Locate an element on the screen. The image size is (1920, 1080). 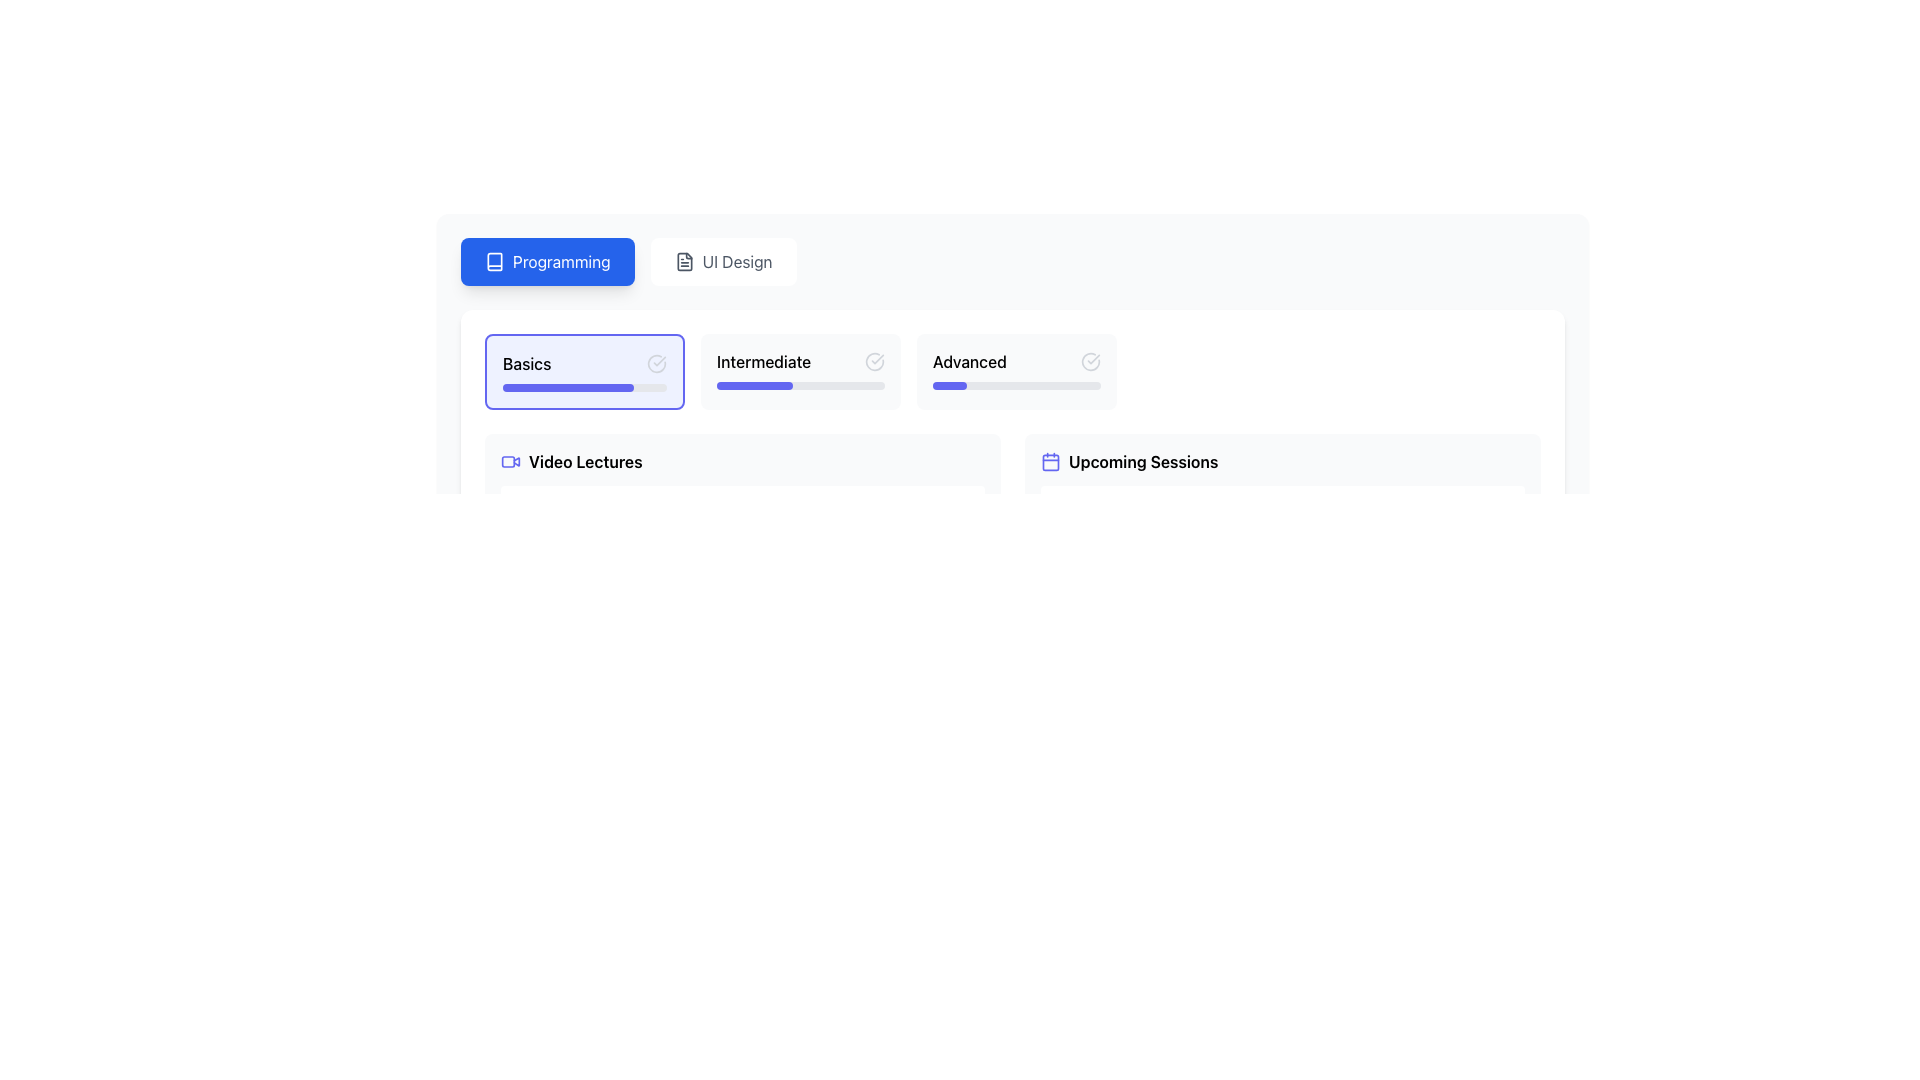
the progress status of the indigo progress indicator within the progress bar located under the 'Basics' heading is located at coordinates (567, 388).